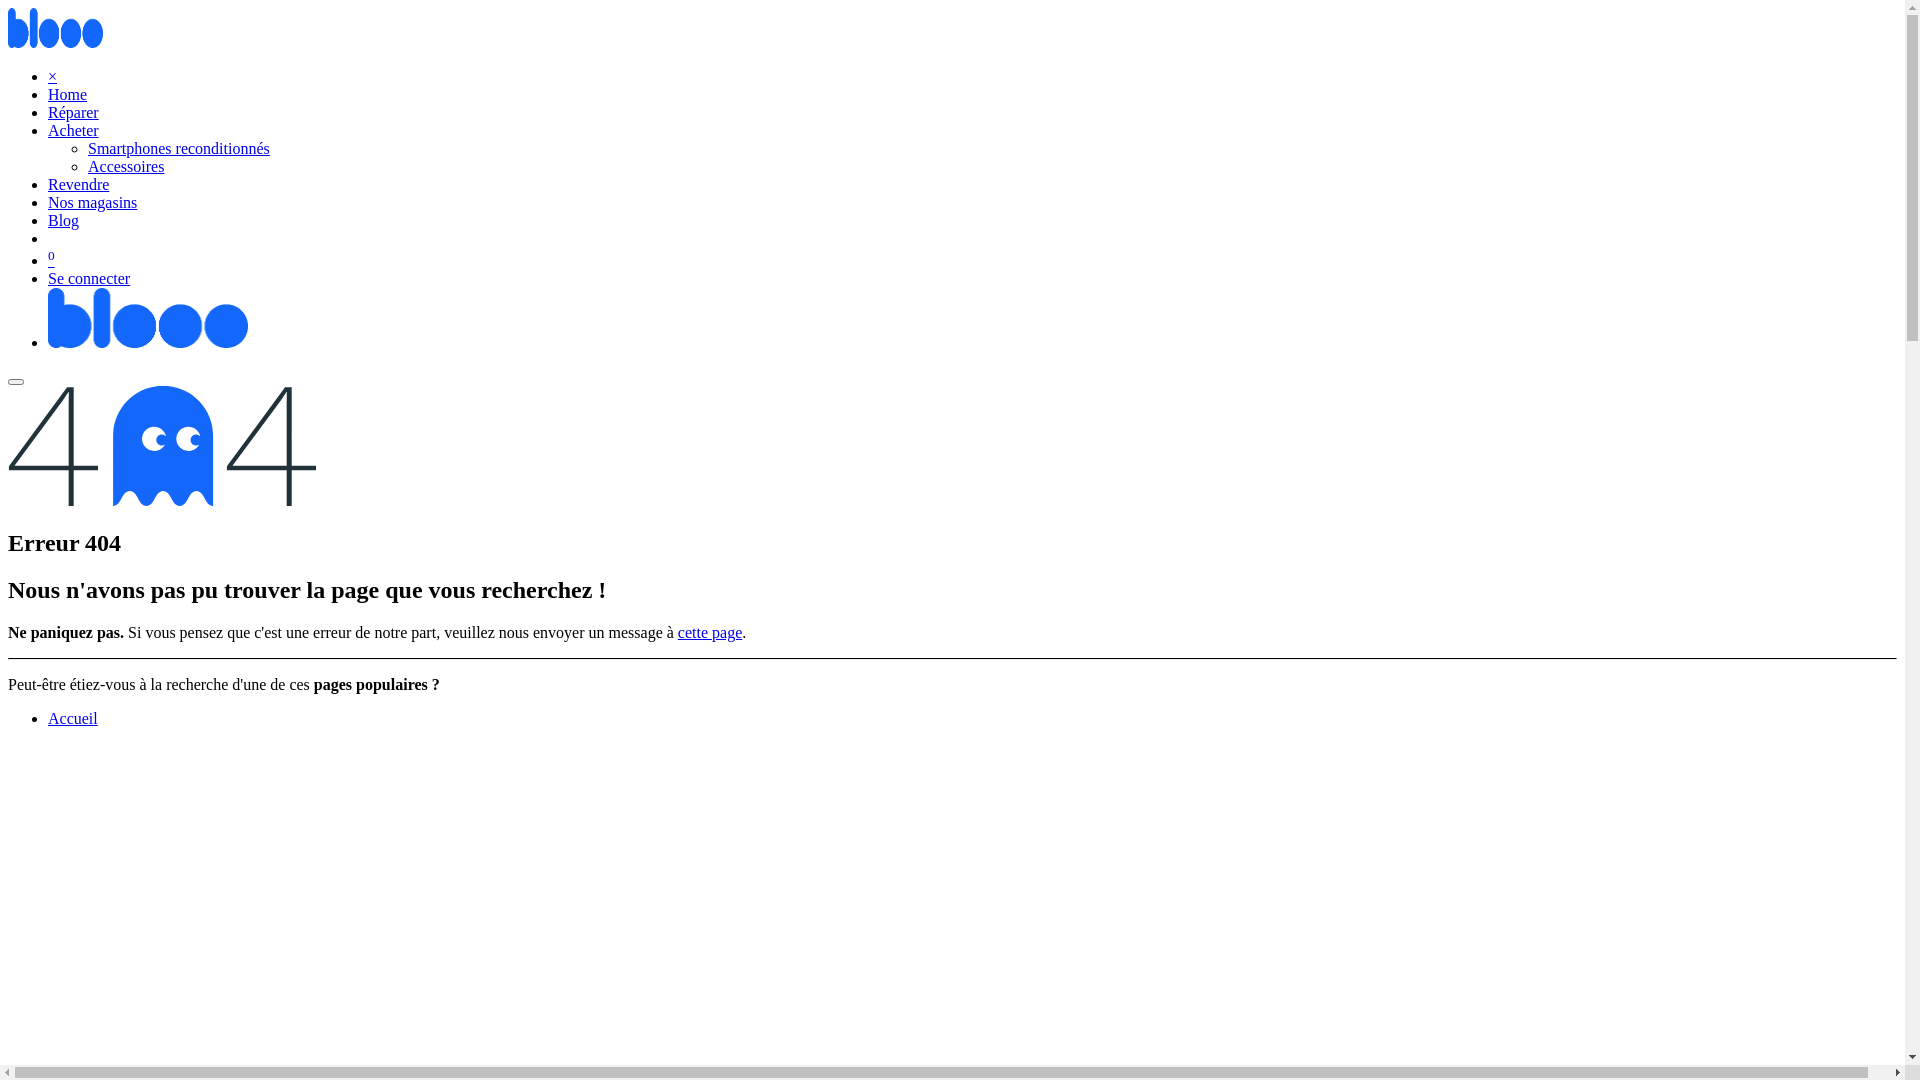 Image resolution: width=1920 pixels, height=1080 pixels. I want to click on 'Accueil', so click(72, 717).